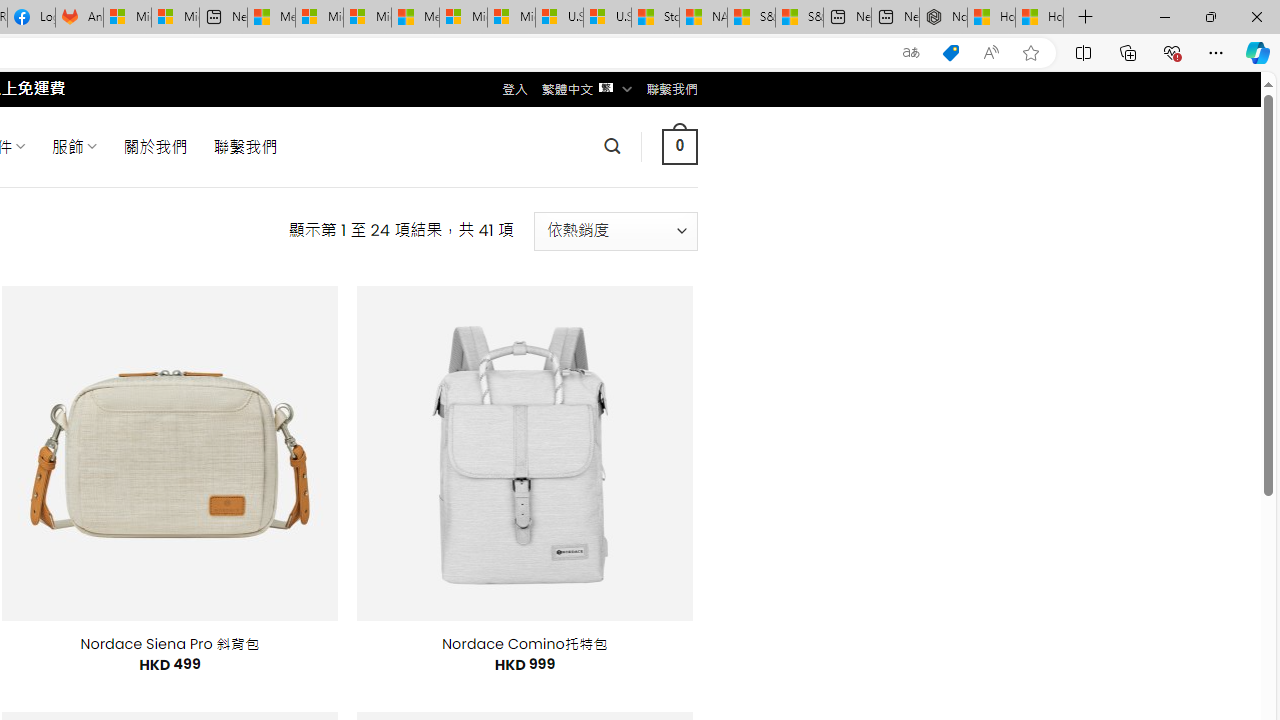 This screenshot has height=720, width=1280. What do you see at coordinates (1171, 51) in the screenshot?
I see `'Browser essentials'` at bounding box center [1171, 51].